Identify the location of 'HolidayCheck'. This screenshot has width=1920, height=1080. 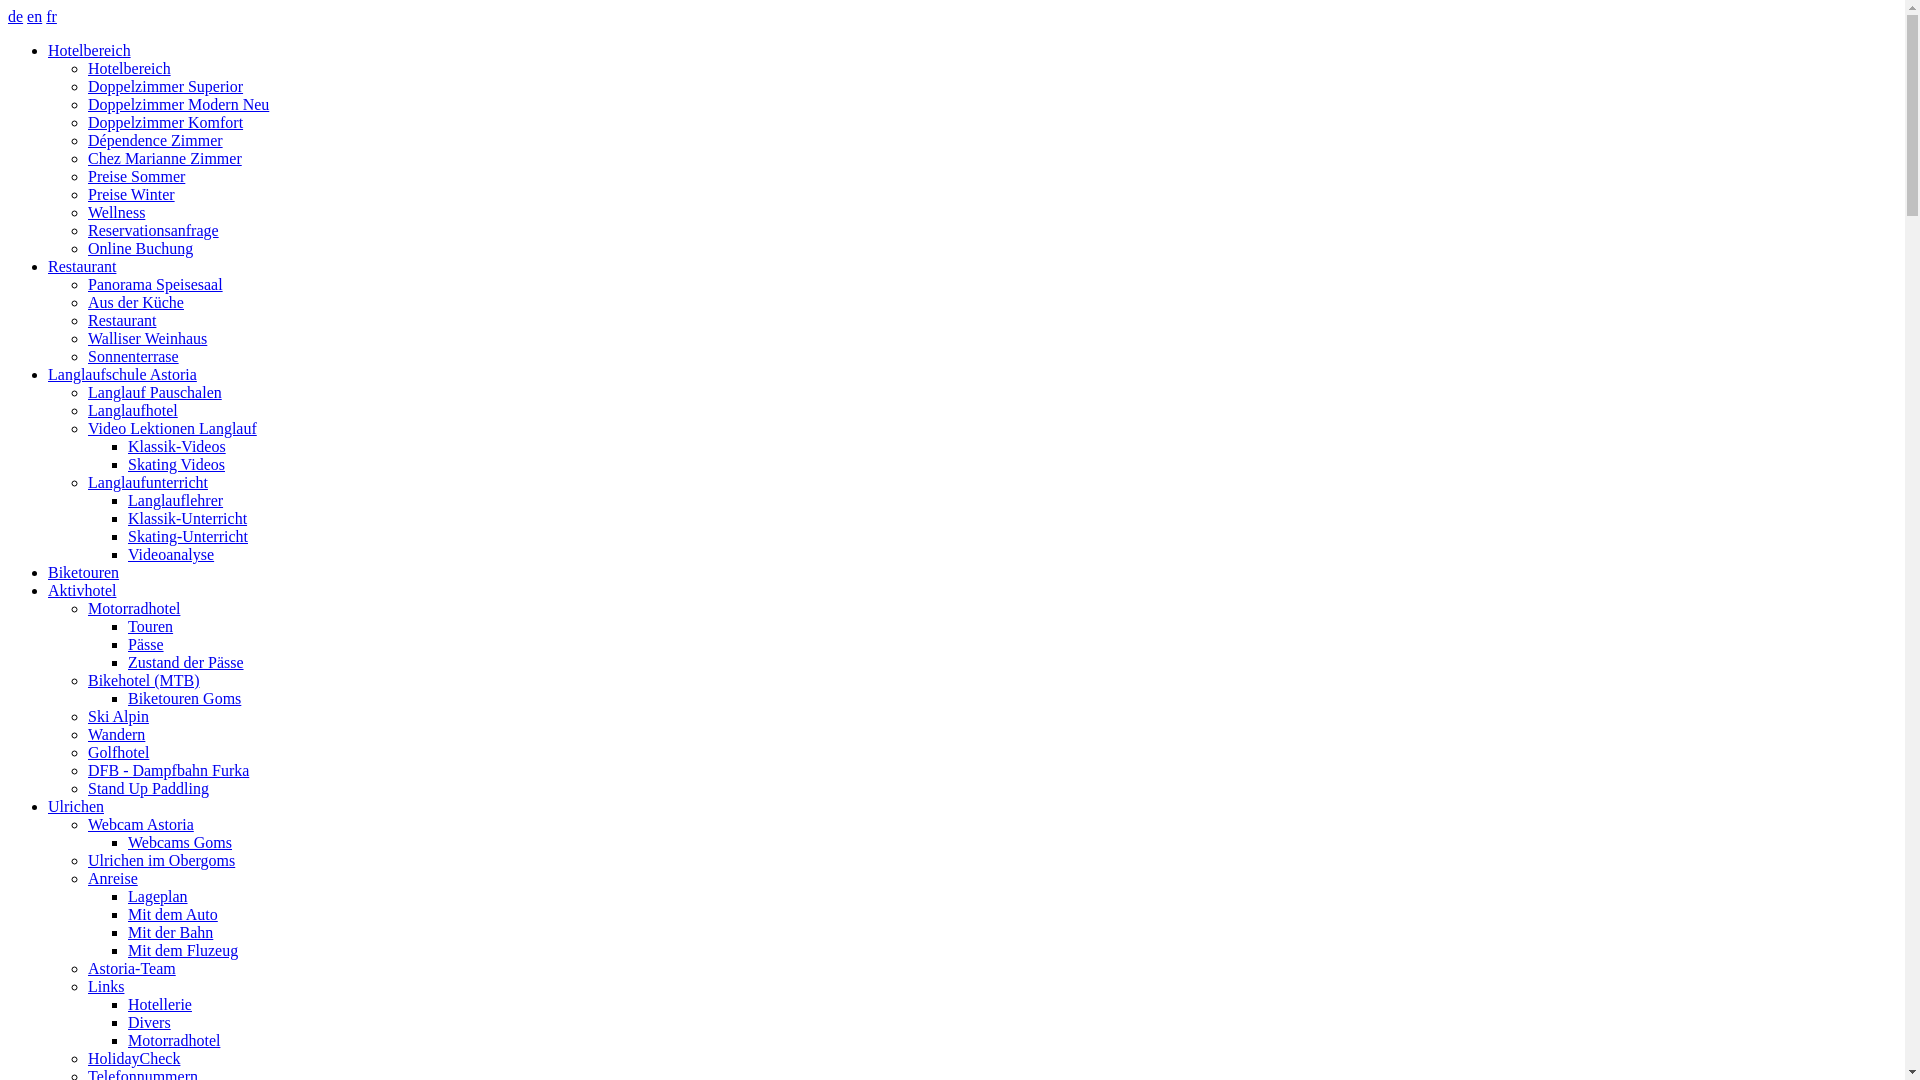
(133, 1057).